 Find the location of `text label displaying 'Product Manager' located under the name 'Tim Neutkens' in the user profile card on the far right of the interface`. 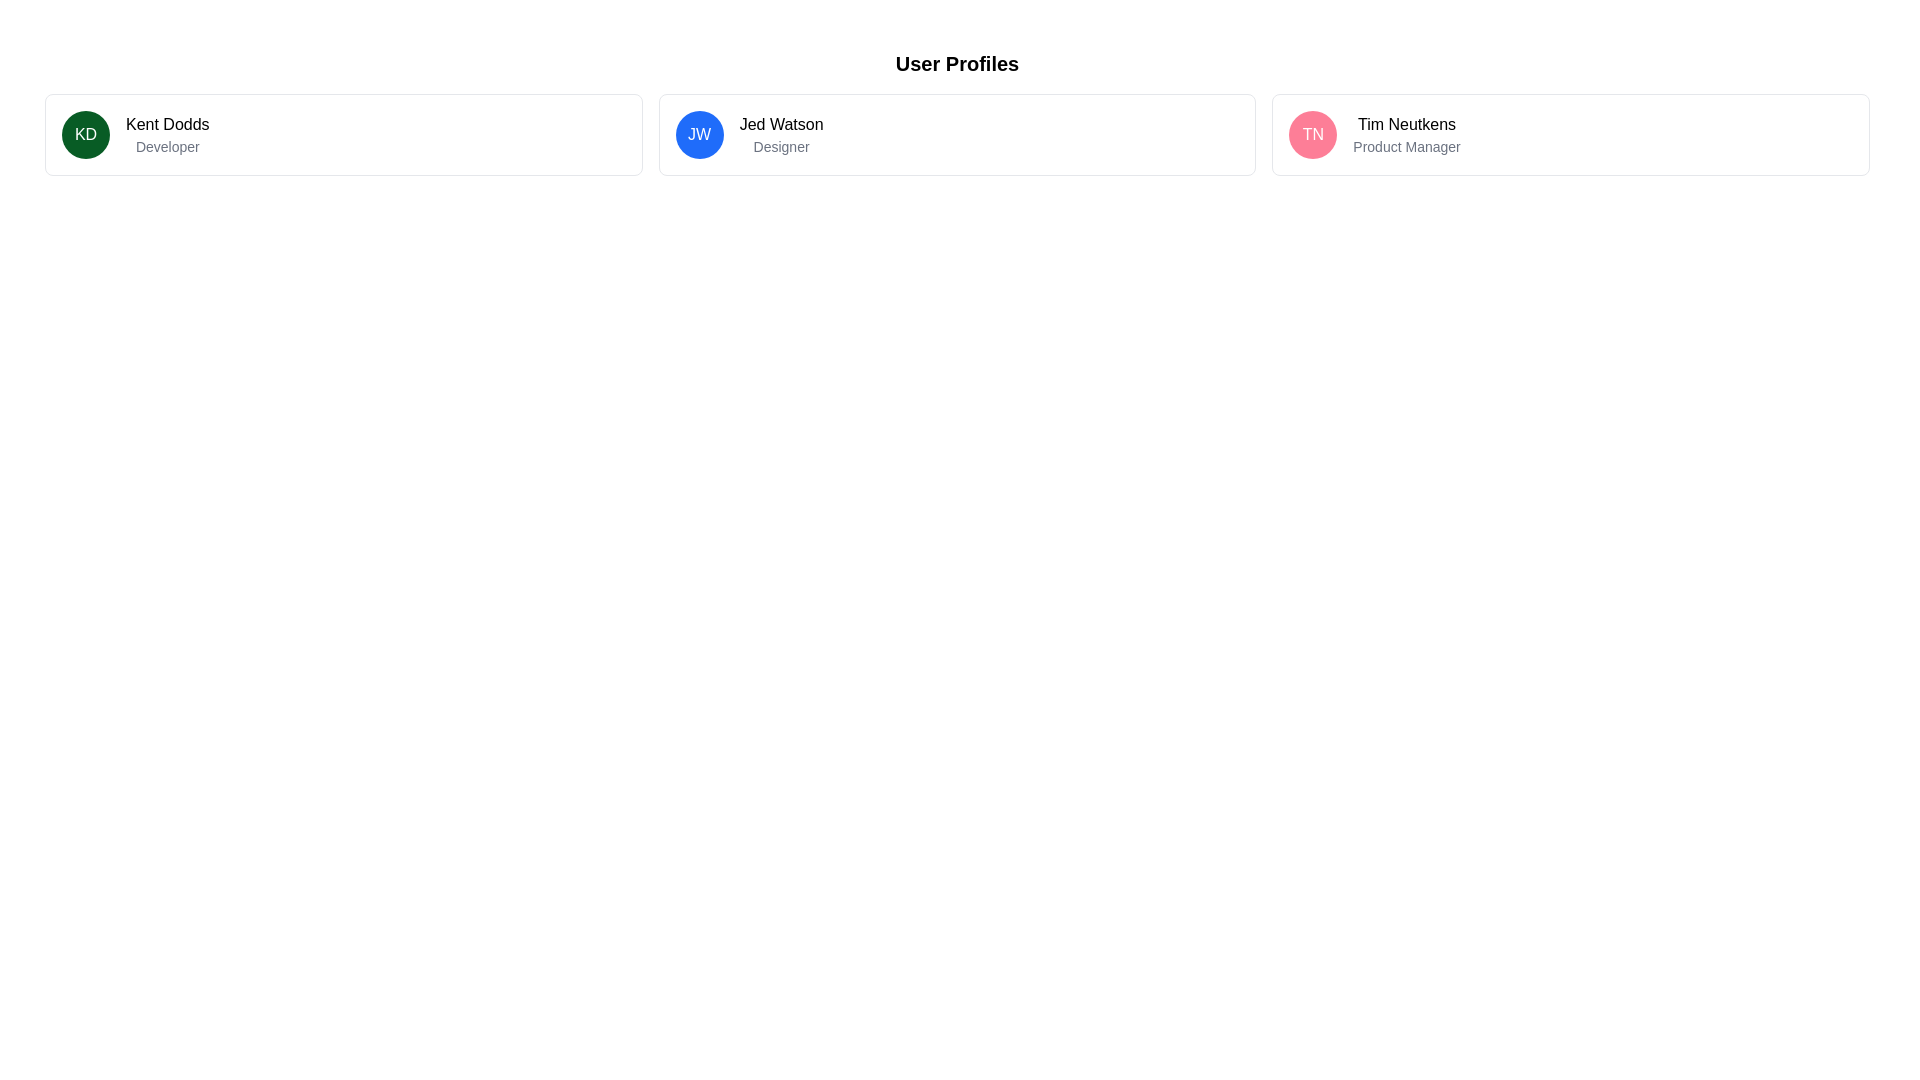

text label displaying 'Product Manager' located under the name 'Tim Neutkens' in the user profile card on the far right of the interface is located at coordinates (1405, 145).